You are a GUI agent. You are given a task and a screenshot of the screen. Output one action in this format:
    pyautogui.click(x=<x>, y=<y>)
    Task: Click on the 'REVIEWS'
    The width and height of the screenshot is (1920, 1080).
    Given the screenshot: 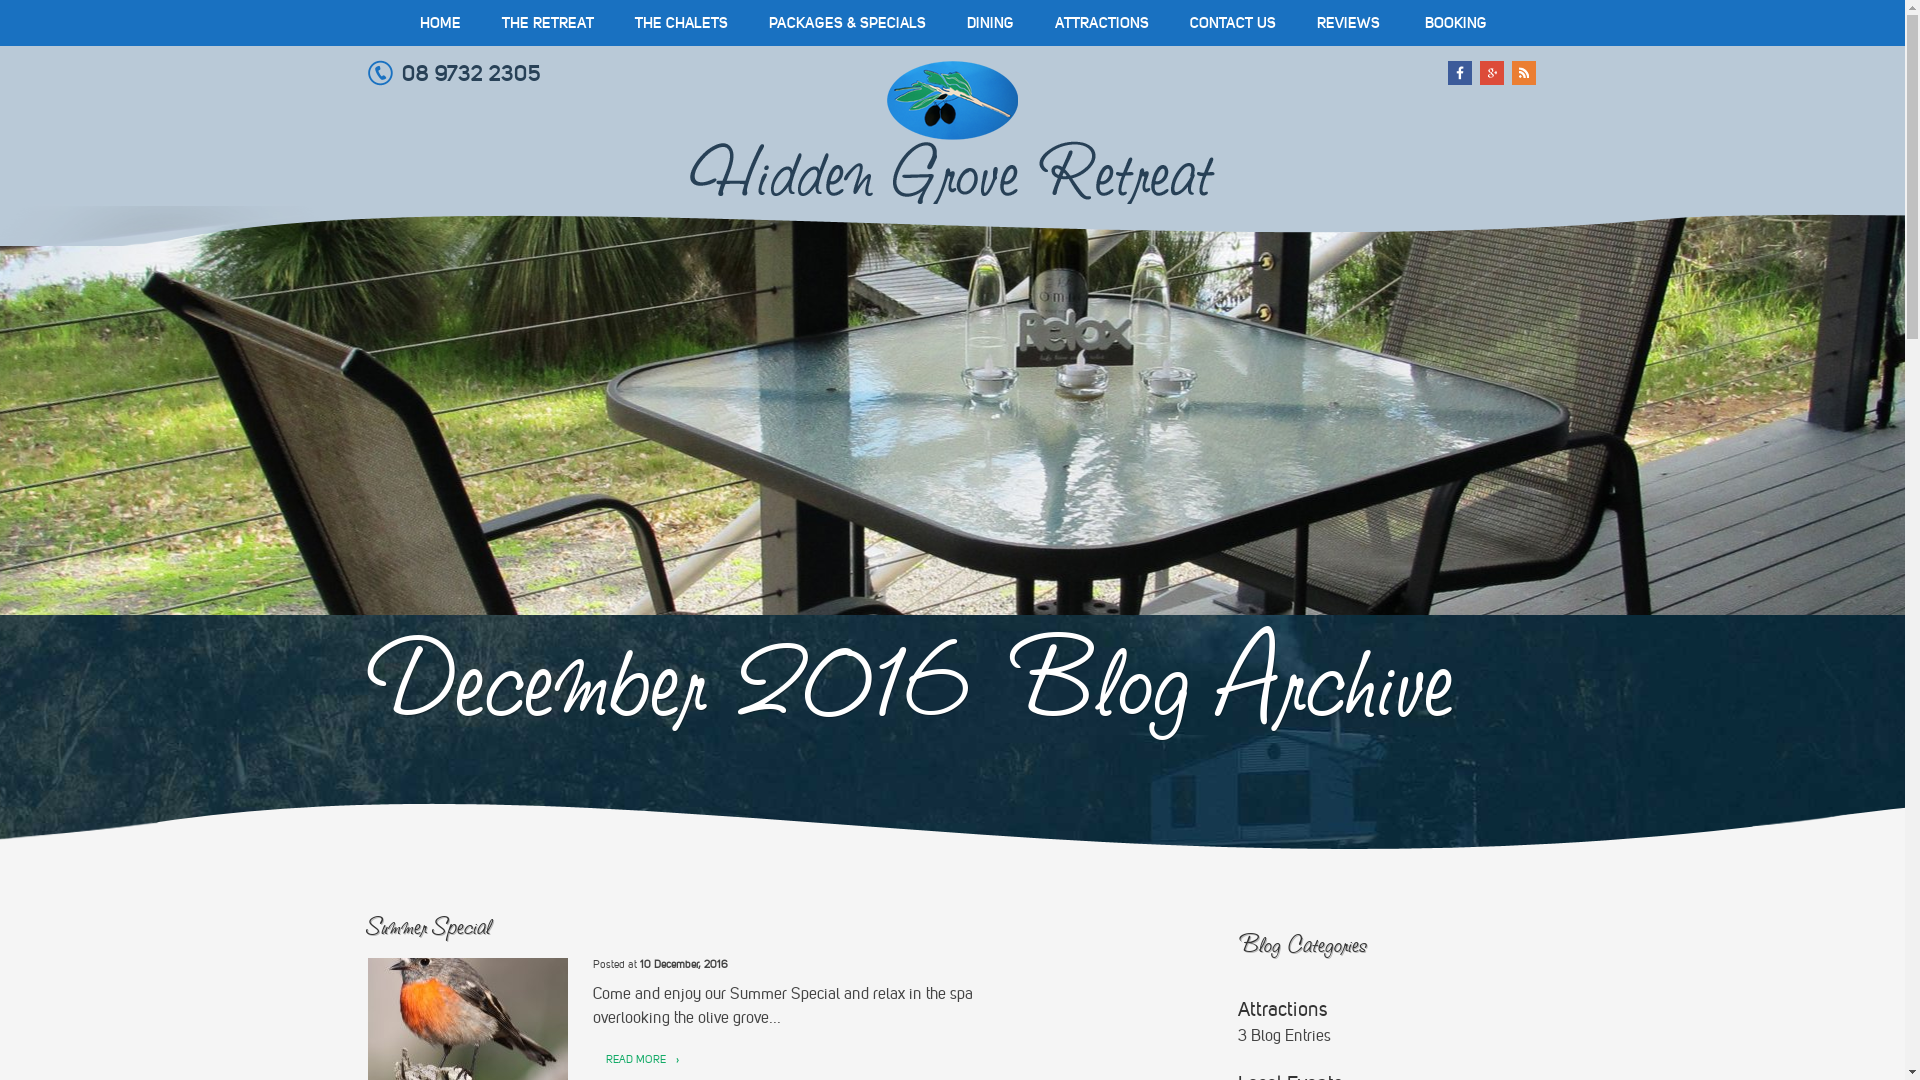 What is the action you would take?
    pyautogui.click(x=1347, y=23)
    